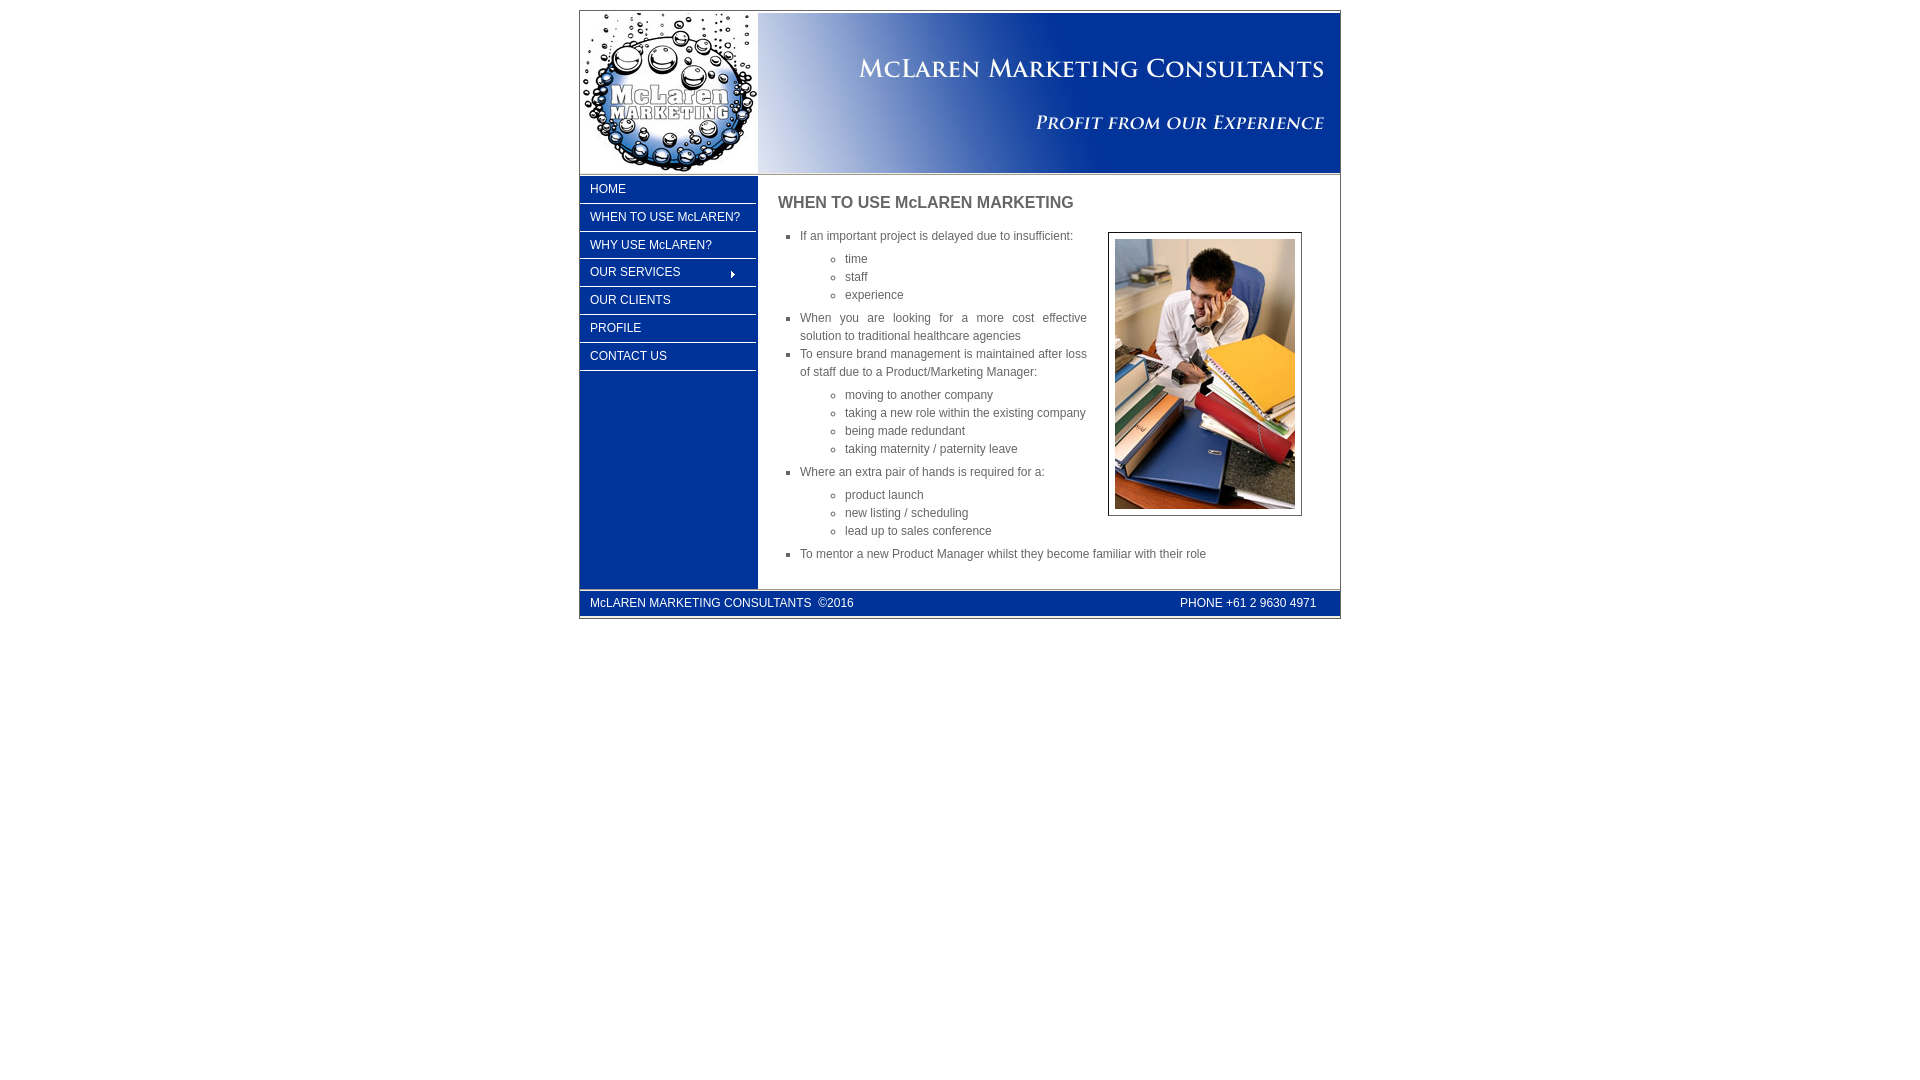 The image size is (1920, 1080). Describe the element at coordinates (667, 218) in the screenshot. I see `'WHEN TO USE McLAREN?'` at that location.